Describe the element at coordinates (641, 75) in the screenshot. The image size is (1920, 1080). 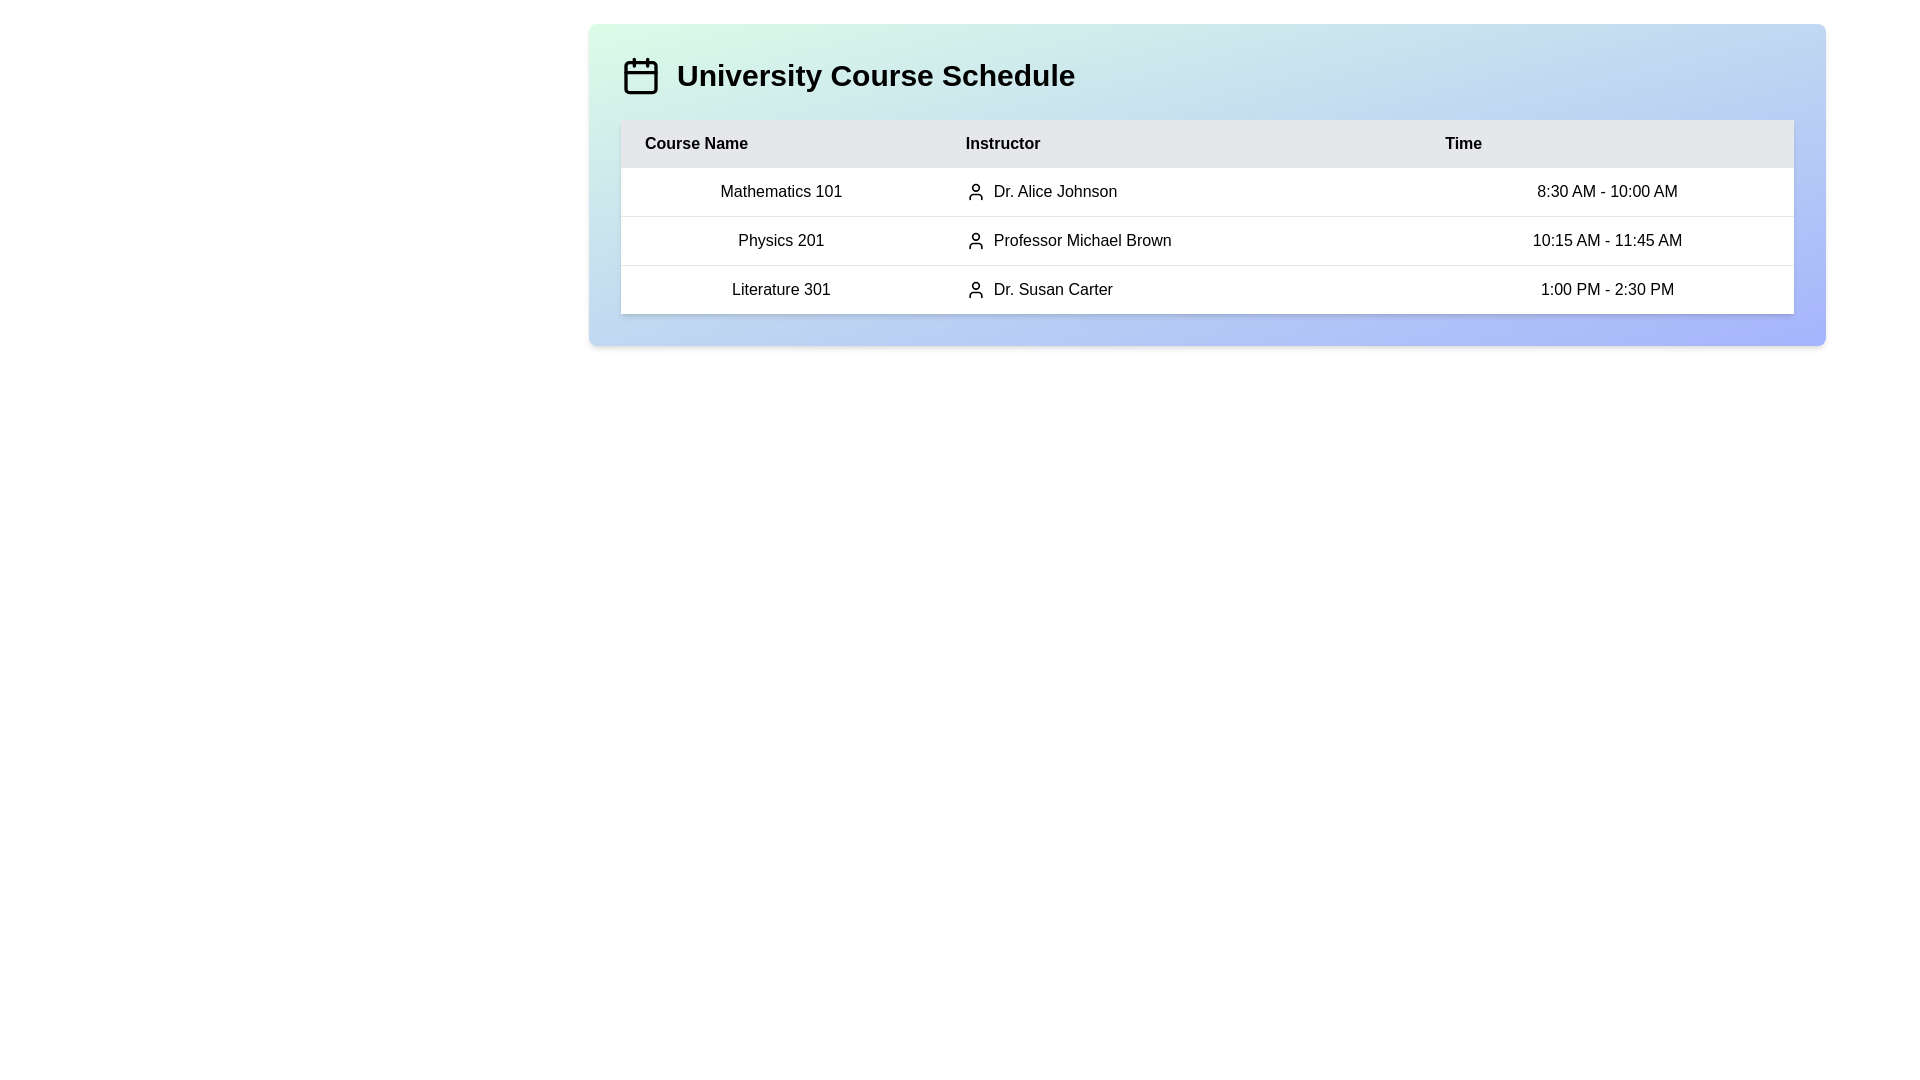
I see `the calendar icon located in the top-left corner of the header section, next to the 'University Course Schedule' title` at that location.